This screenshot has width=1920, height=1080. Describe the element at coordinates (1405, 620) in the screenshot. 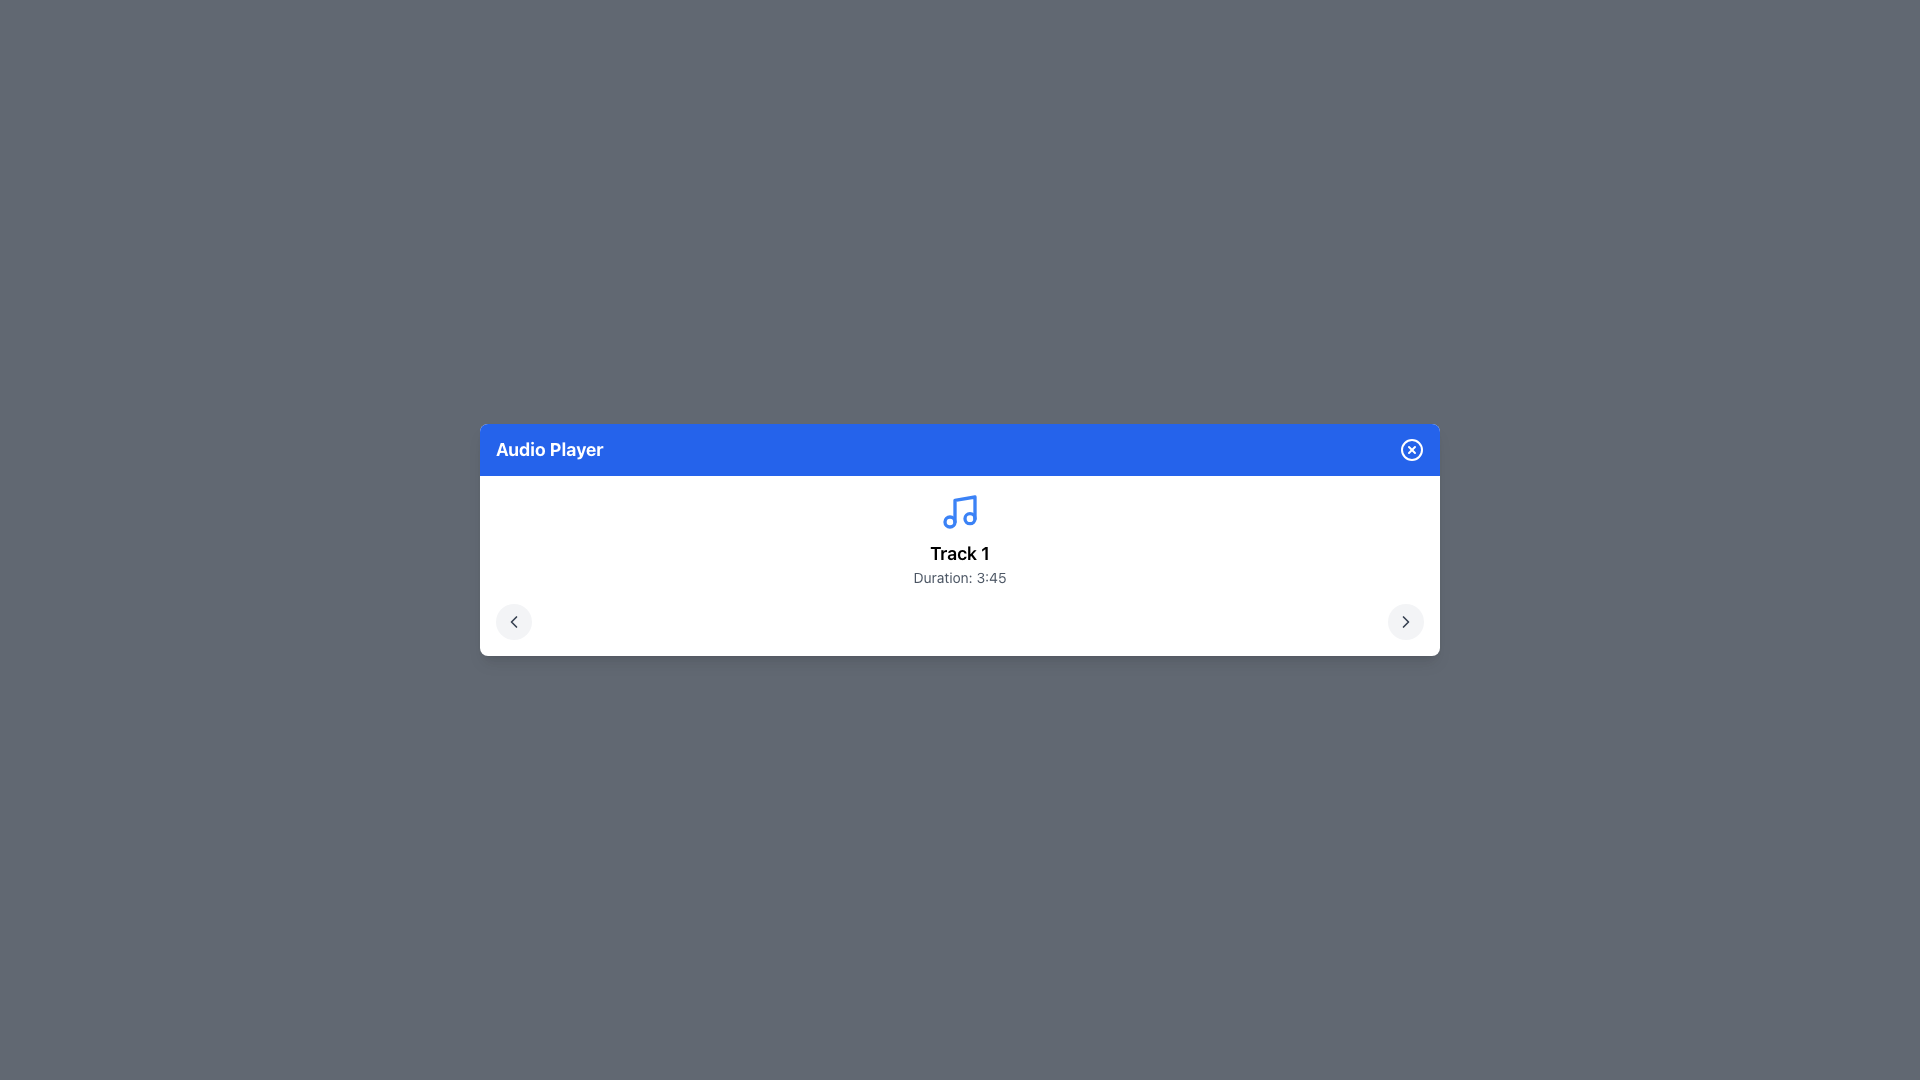

I see `the navigation button located at the lower right corner of the card interface` at that location.